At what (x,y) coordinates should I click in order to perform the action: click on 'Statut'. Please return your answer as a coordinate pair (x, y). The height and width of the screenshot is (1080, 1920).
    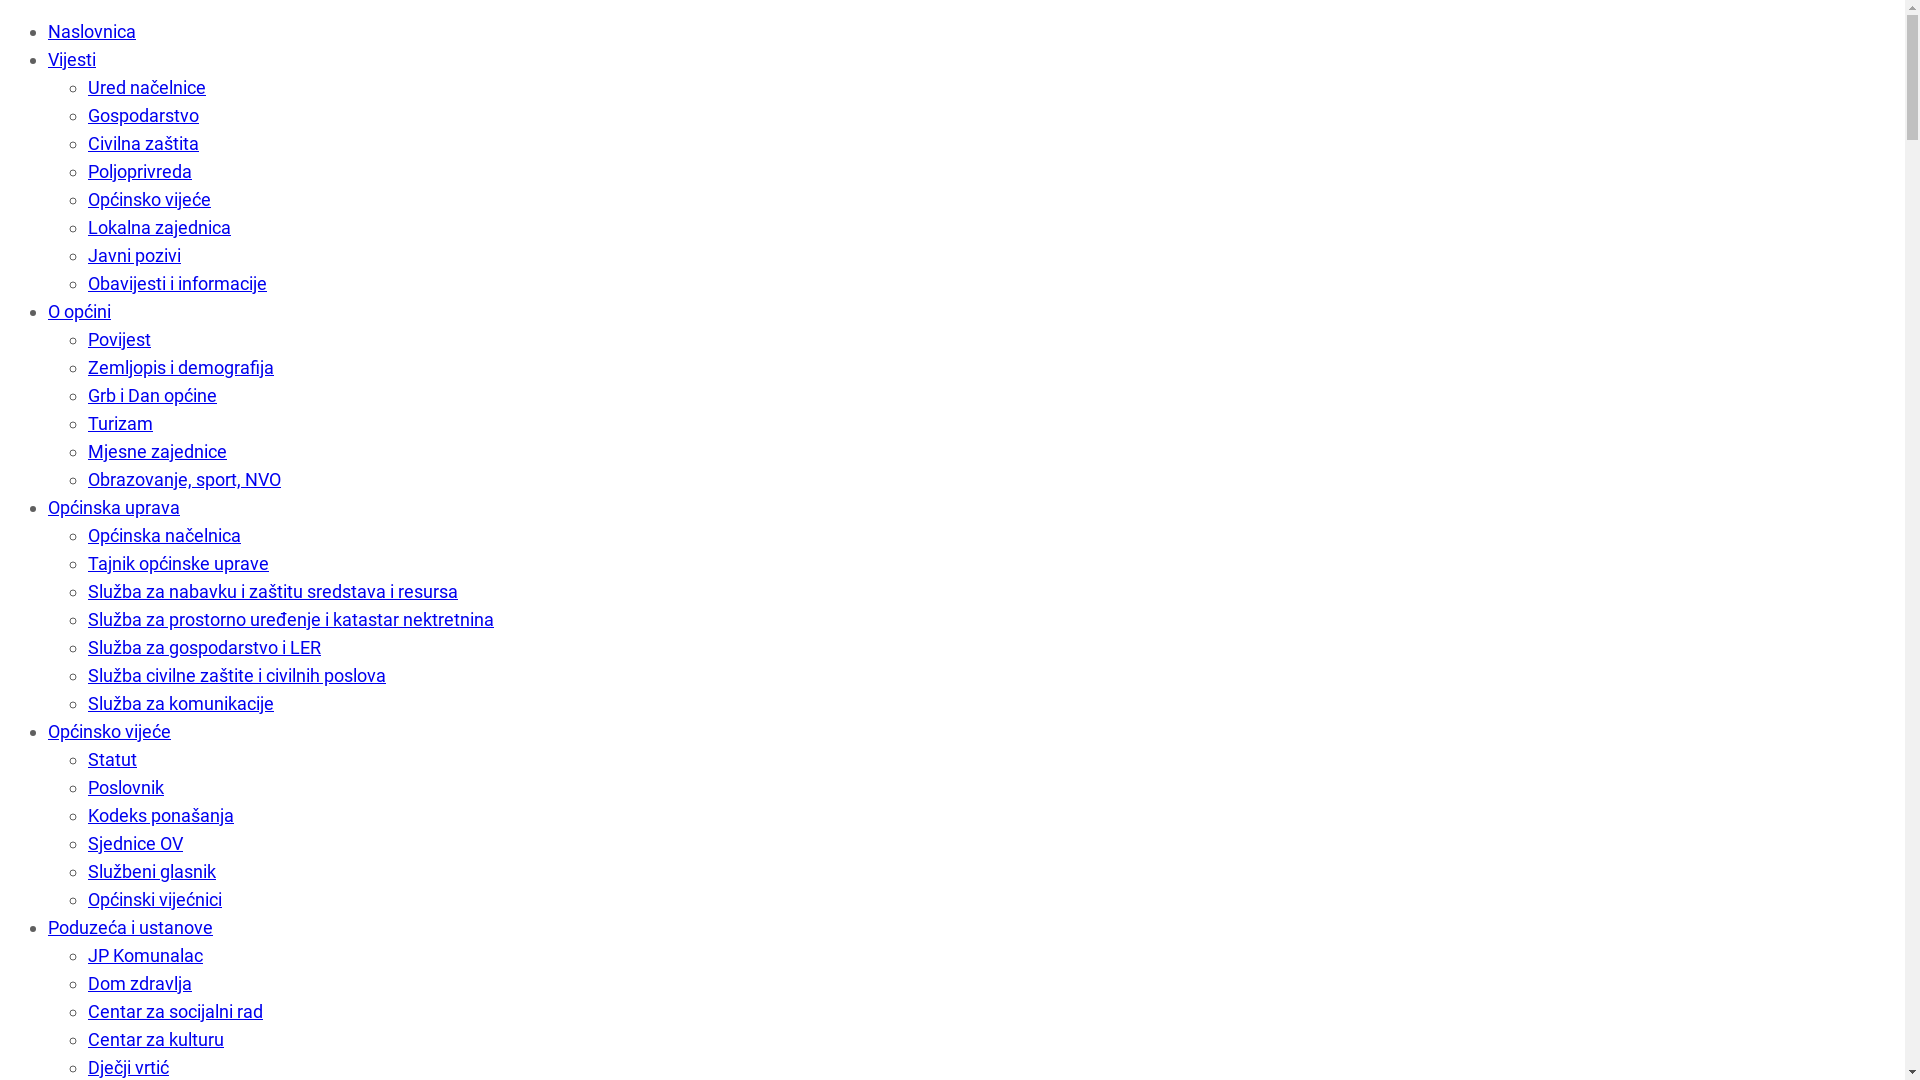
    Looking at the image, I should click on (111, 759).